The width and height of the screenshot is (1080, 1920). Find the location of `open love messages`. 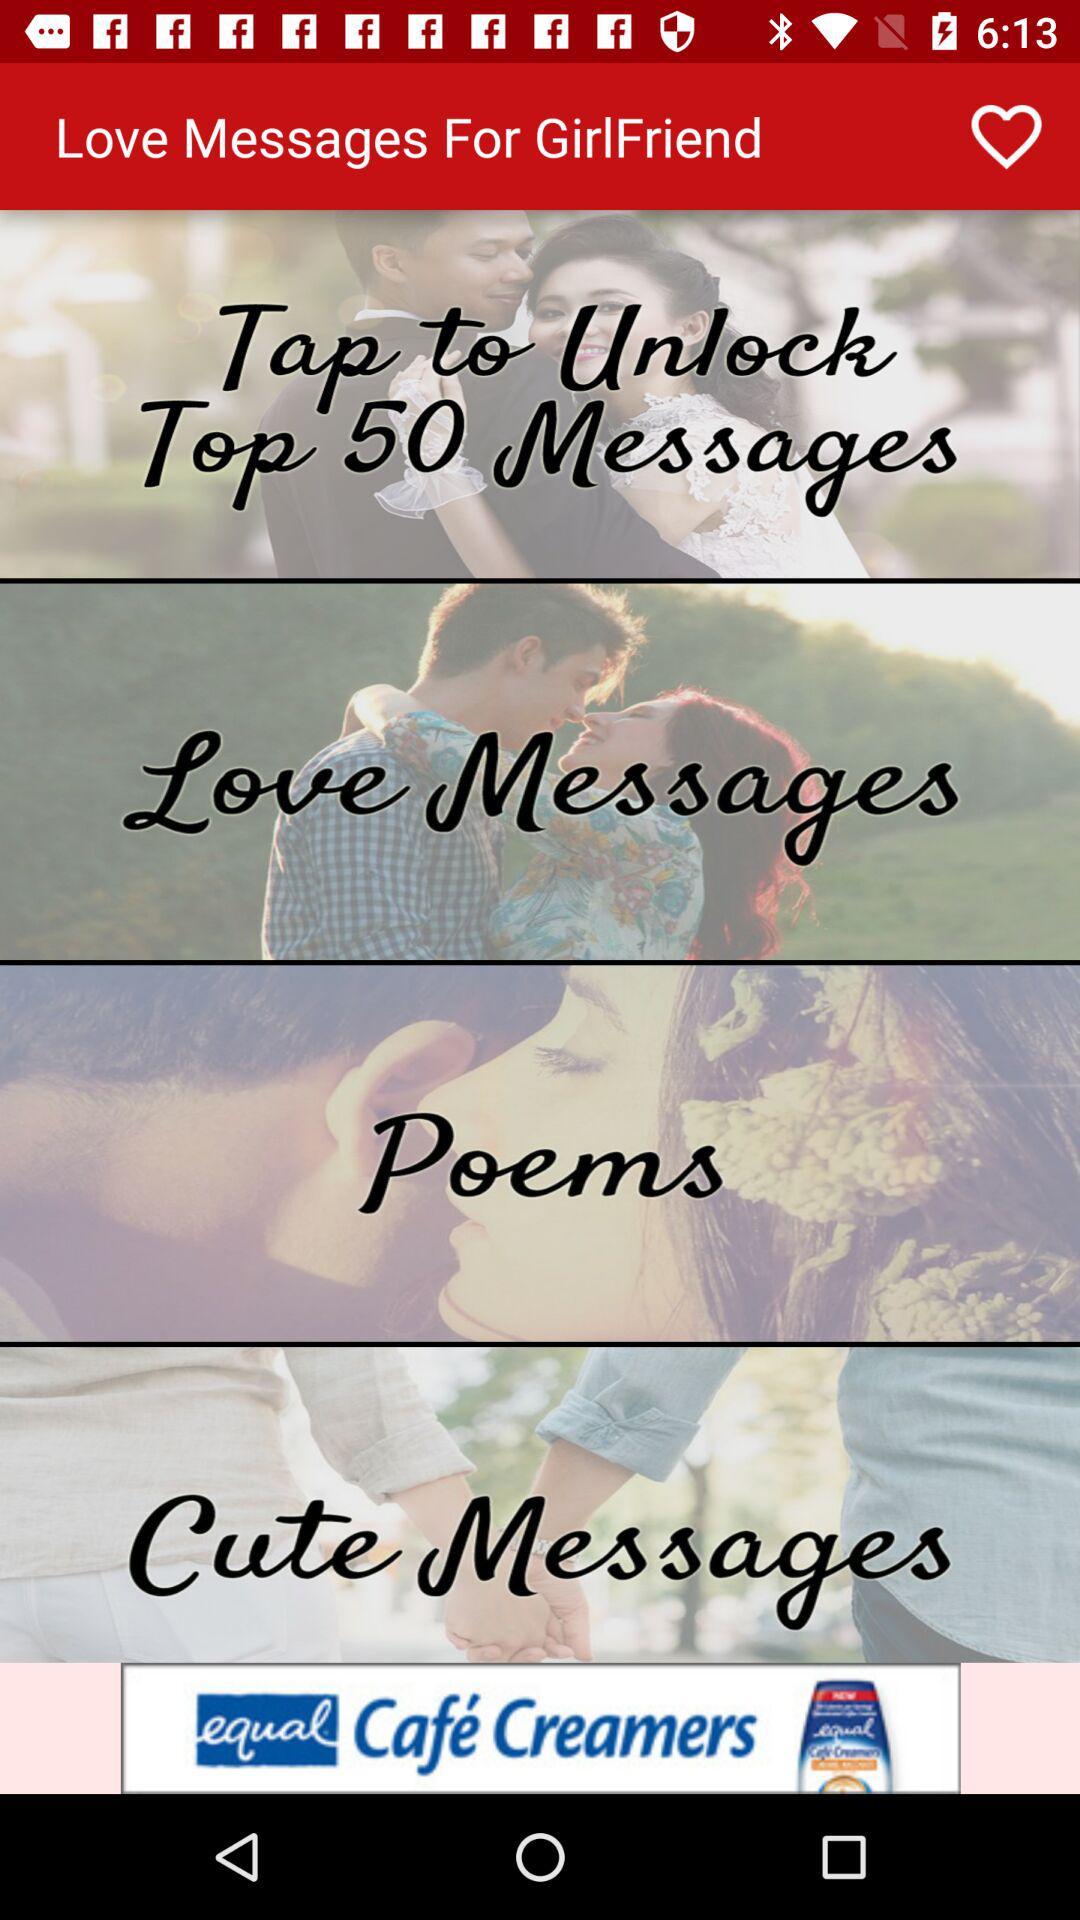

open love messages is located at coordinates (540, 770).